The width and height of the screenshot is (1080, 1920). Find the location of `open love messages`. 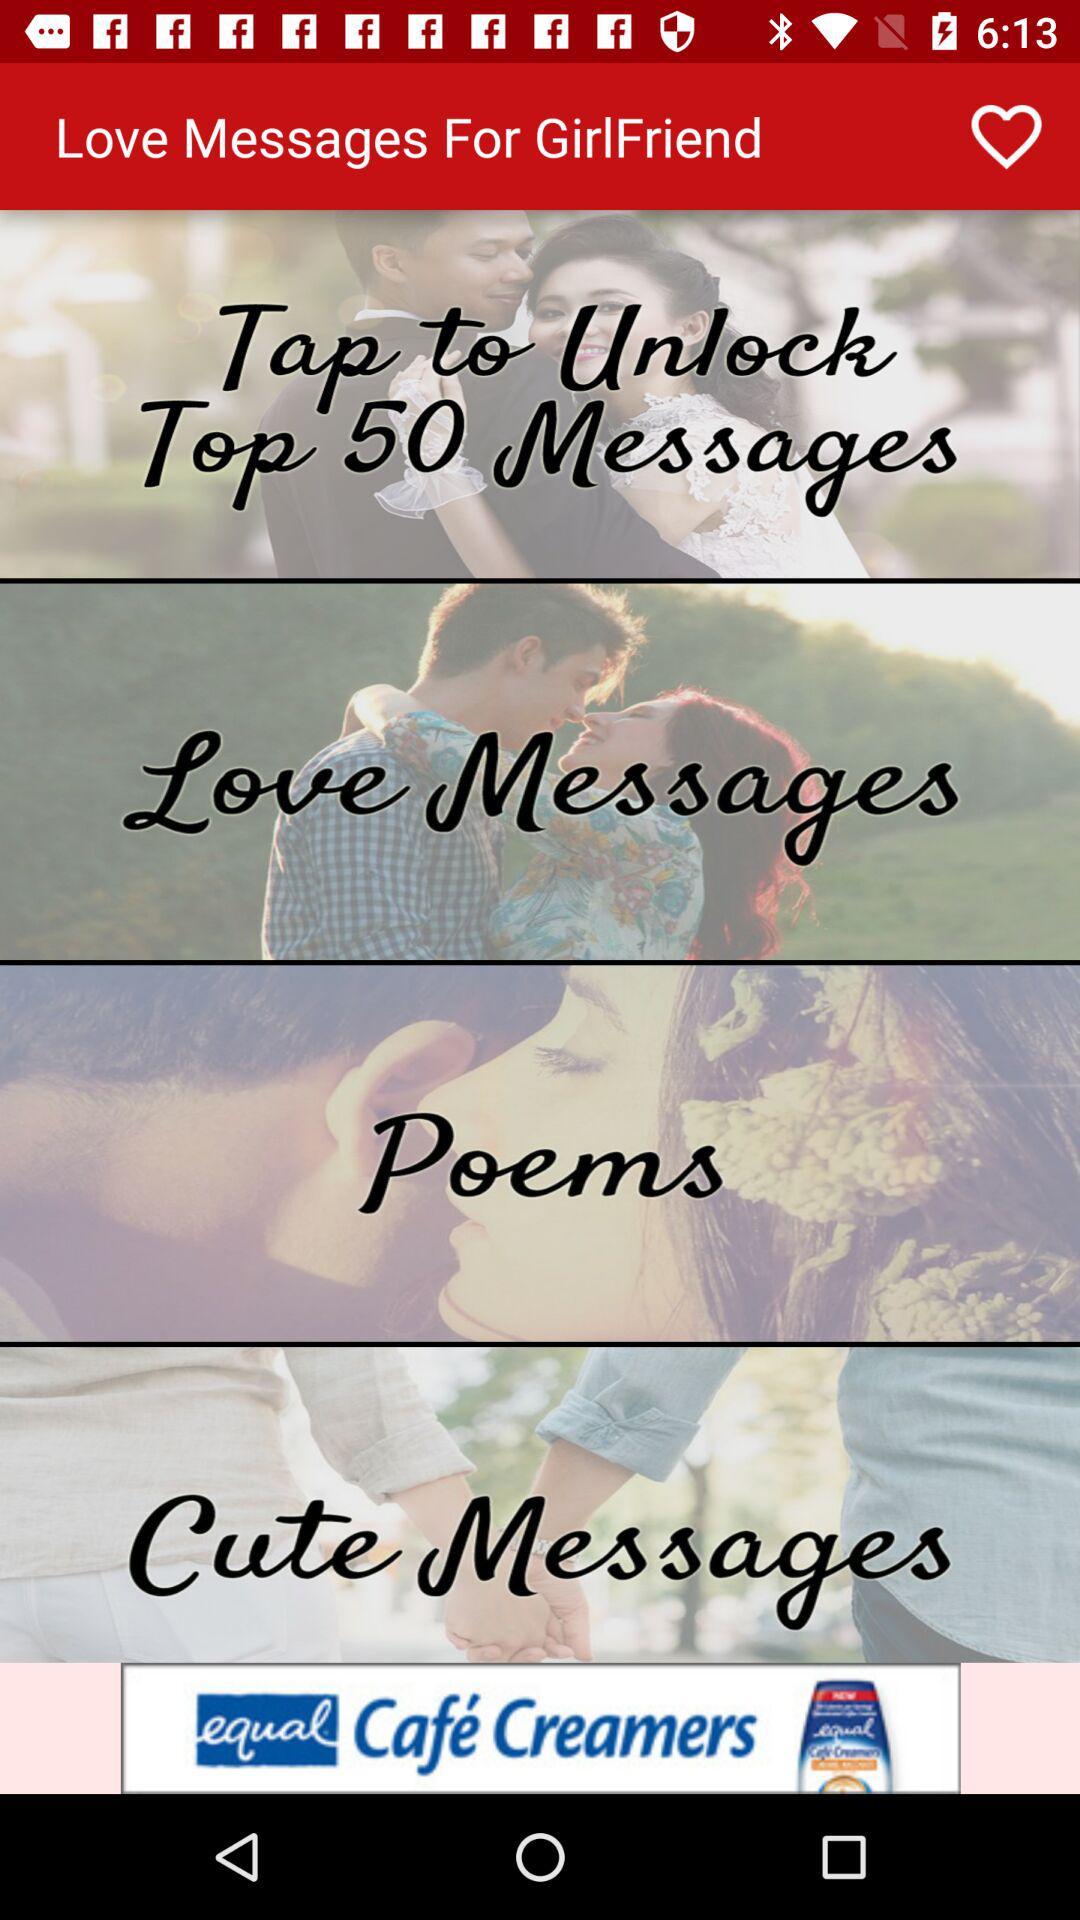

open love messages is located at coordinates (540, 770).